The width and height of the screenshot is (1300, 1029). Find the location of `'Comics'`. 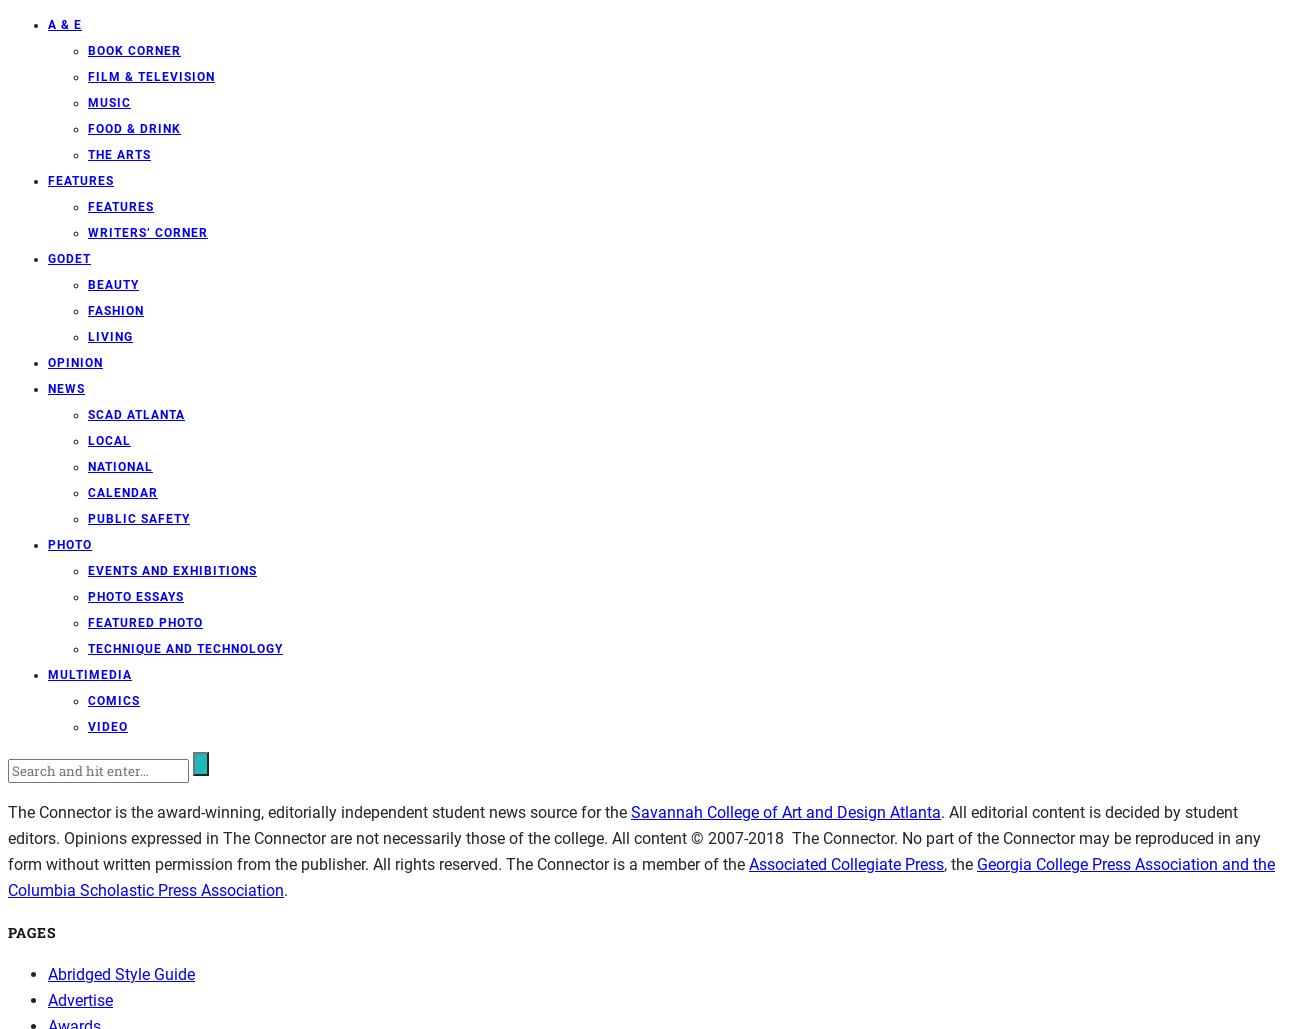

'Comics' is located at coordinates (113, 699).